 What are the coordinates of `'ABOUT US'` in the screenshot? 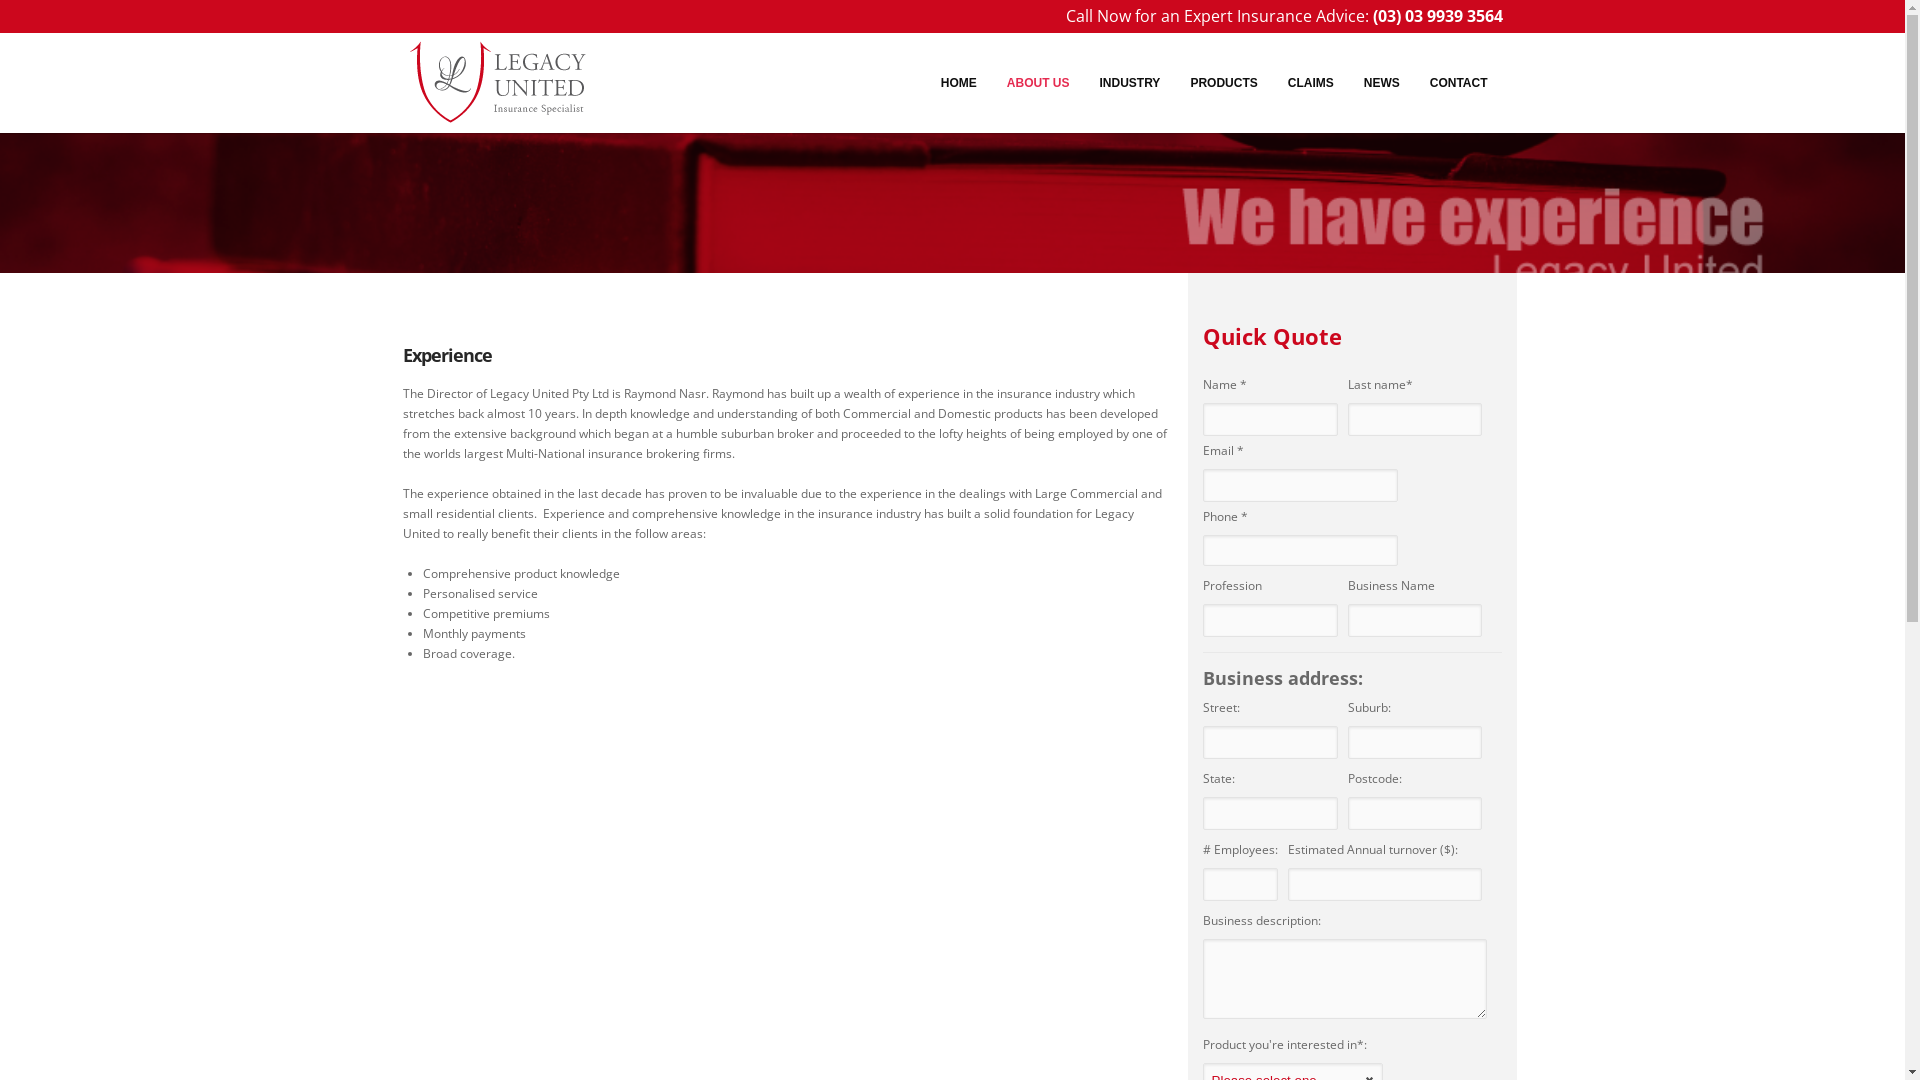 It's located at (992, 82).